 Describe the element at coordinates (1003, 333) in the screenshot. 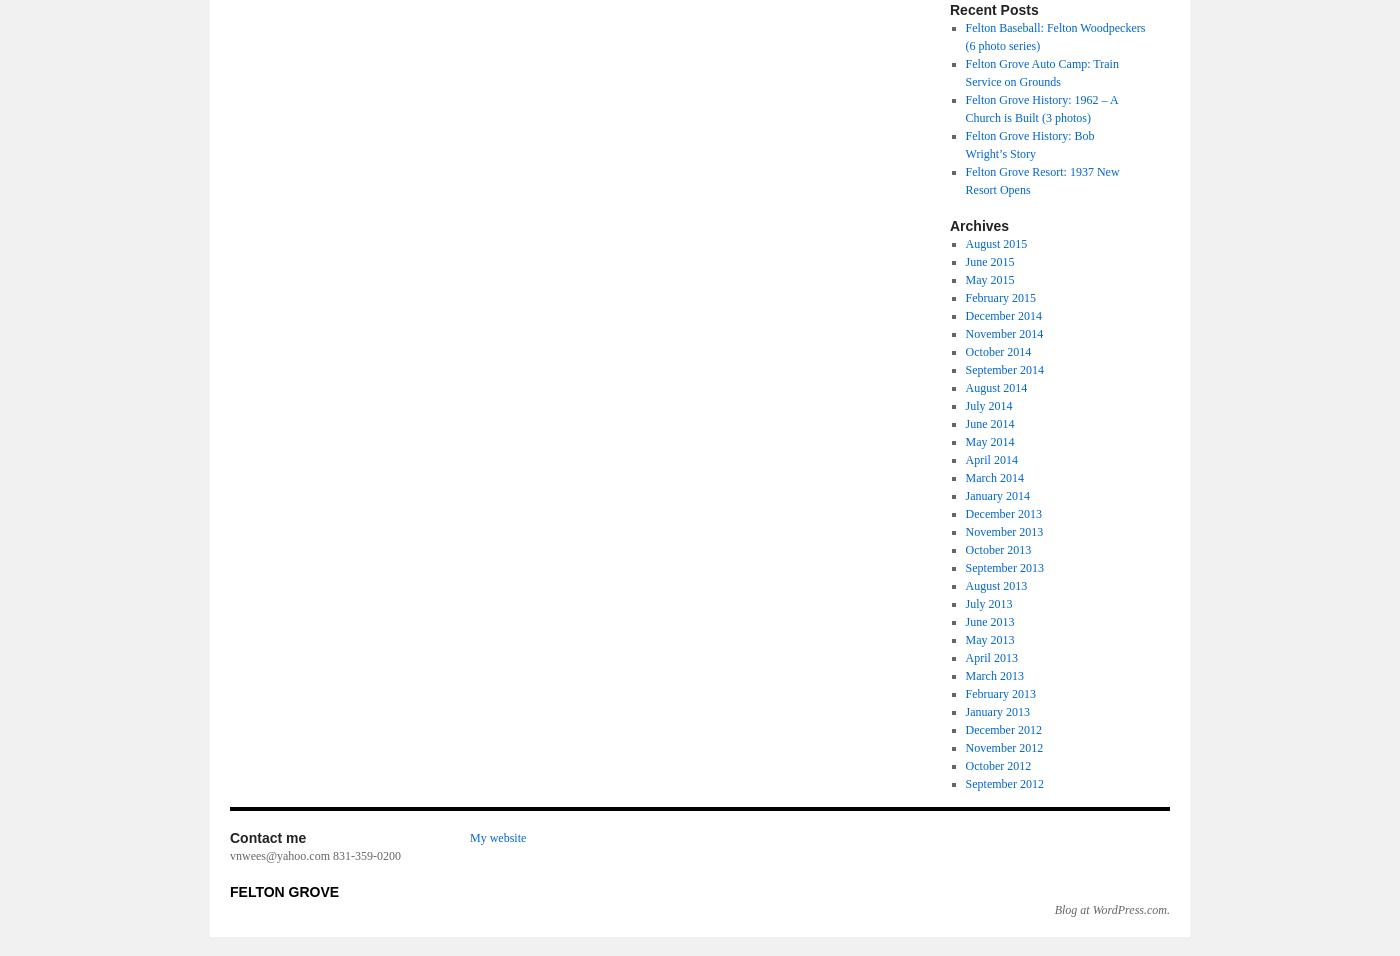

I see `'November 2014'` at that location.